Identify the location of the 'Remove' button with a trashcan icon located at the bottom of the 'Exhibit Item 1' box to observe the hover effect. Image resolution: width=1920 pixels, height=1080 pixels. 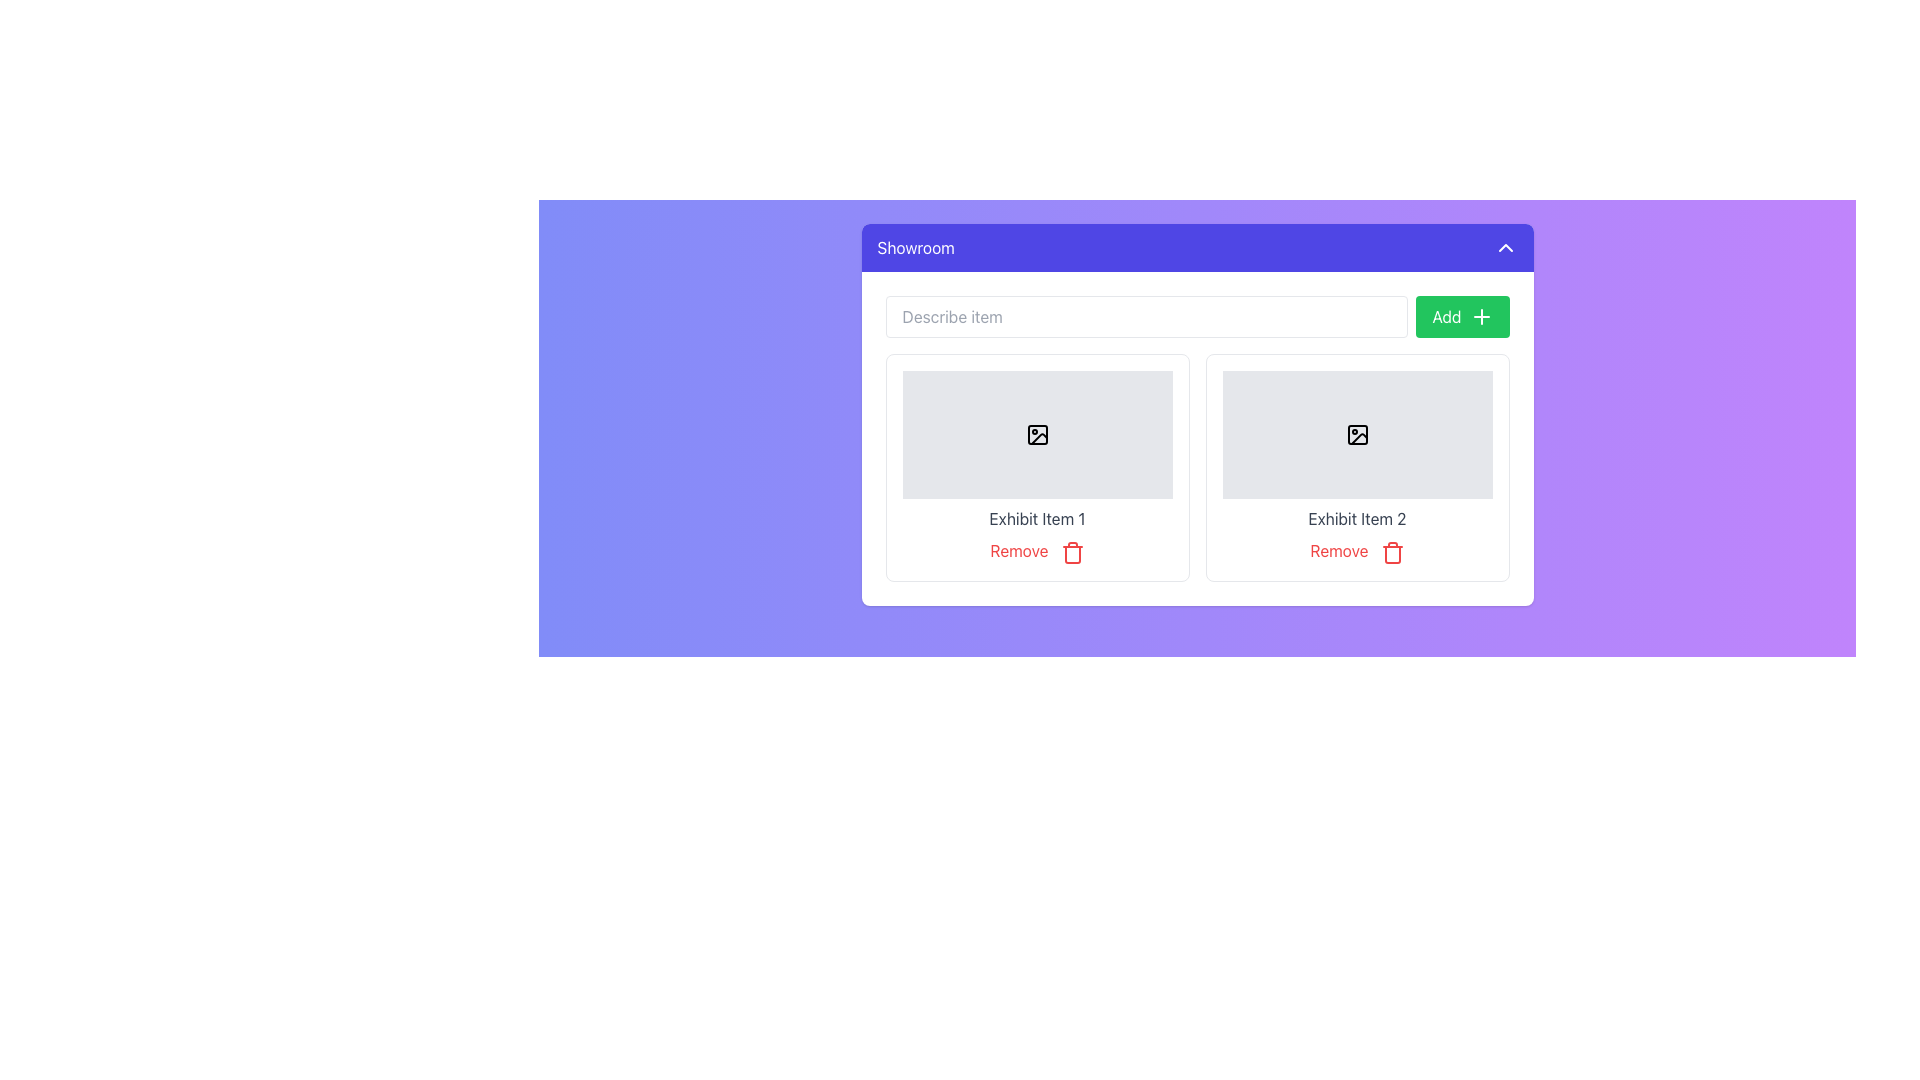
(1037, 551).